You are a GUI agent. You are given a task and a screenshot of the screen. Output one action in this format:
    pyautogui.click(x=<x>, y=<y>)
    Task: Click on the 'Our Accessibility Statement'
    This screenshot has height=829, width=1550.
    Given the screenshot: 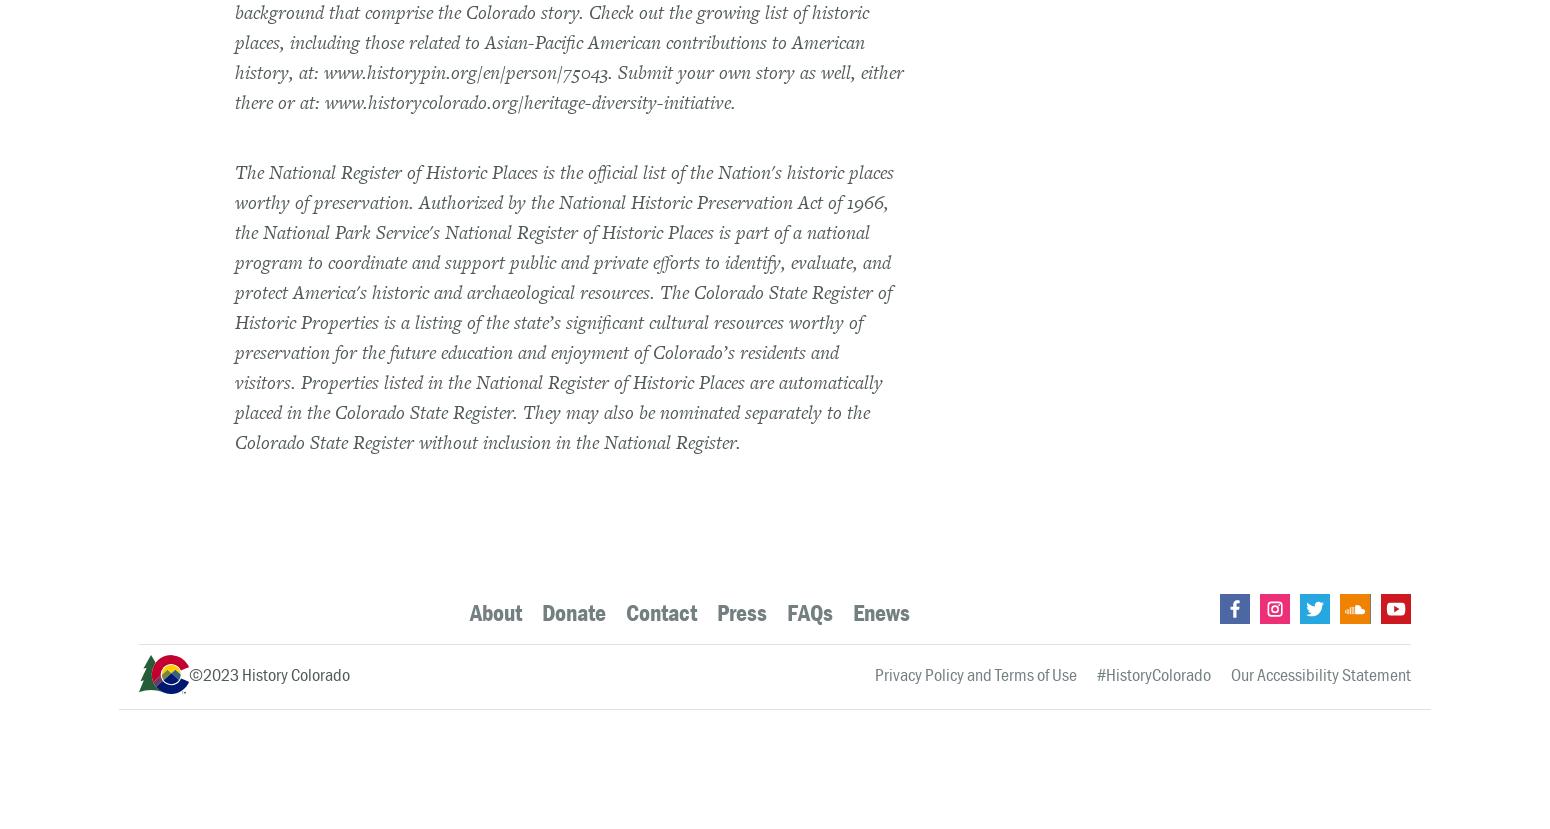 What is the action you would take?
    pyautogui.click(x=1229, y=673)
    